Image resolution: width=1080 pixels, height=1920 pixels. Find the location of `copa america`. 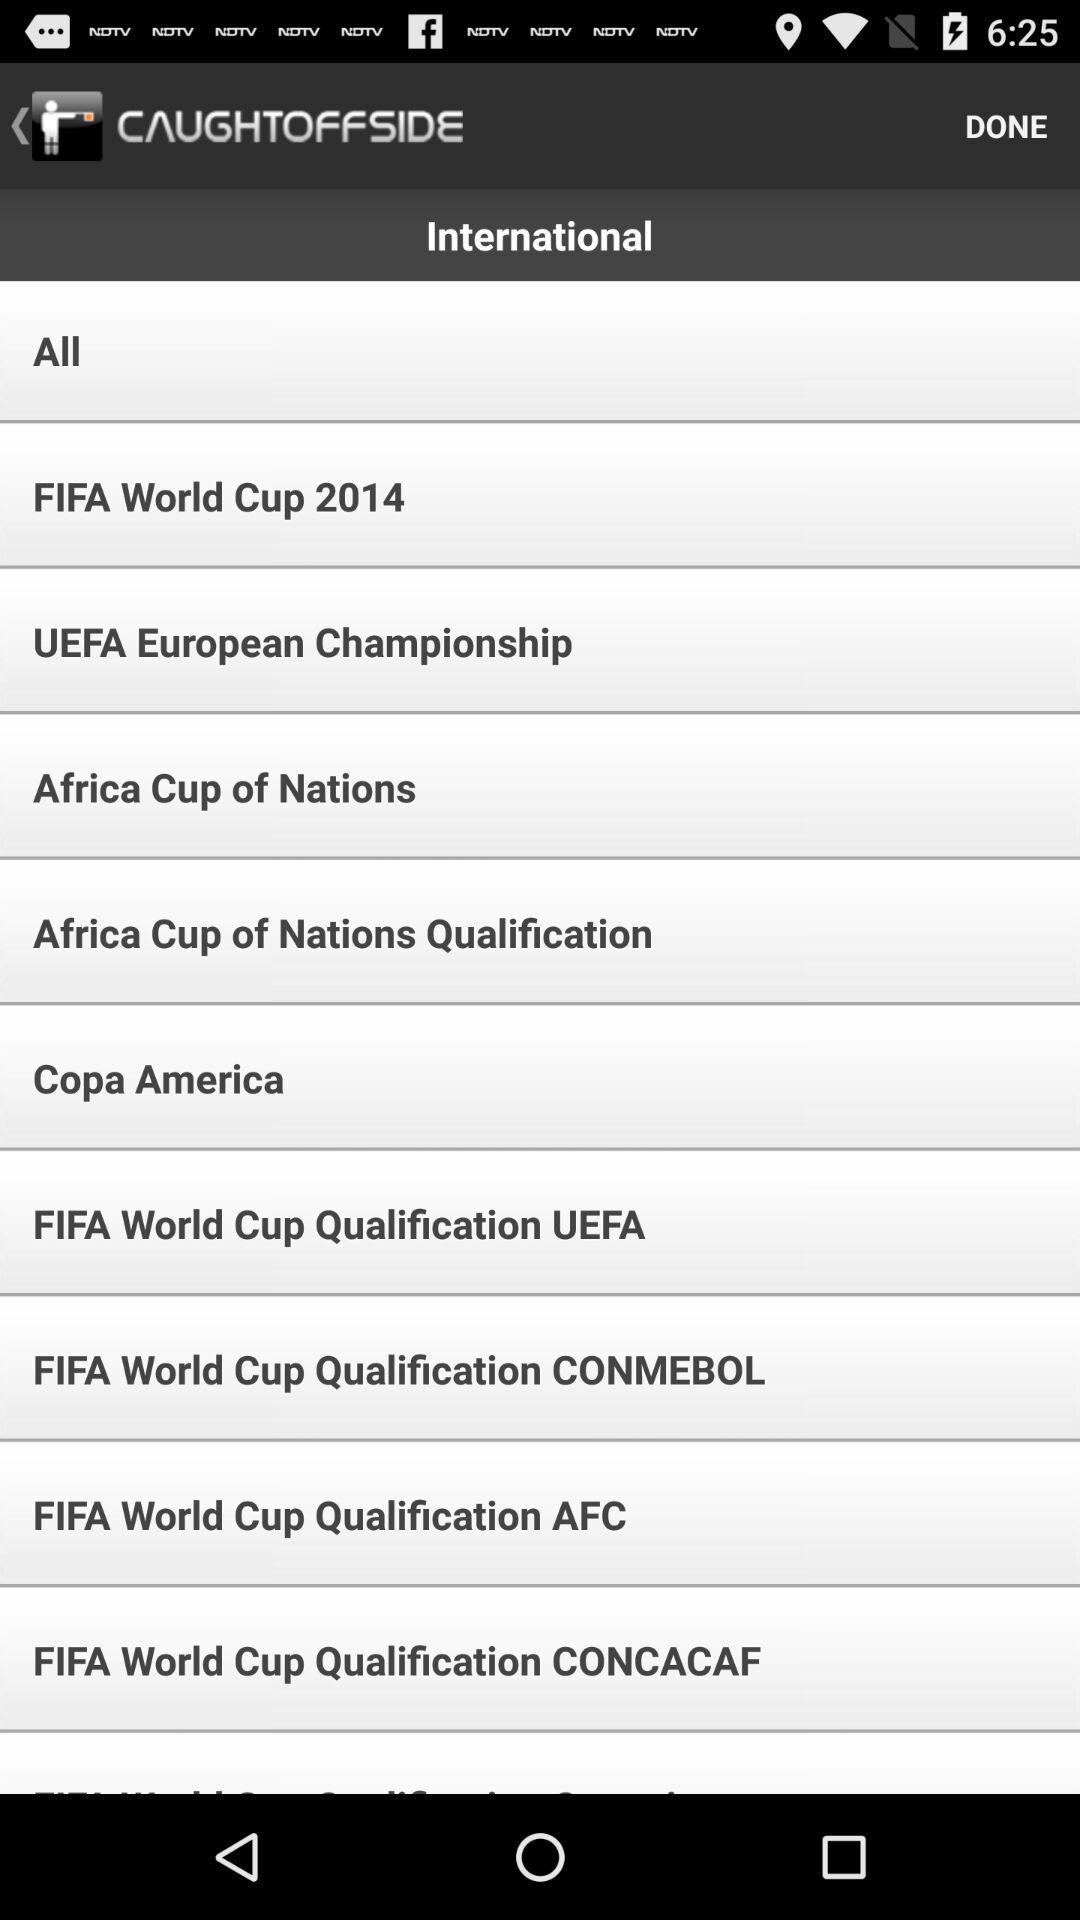

copa america is located at coordinates (144, 1077).